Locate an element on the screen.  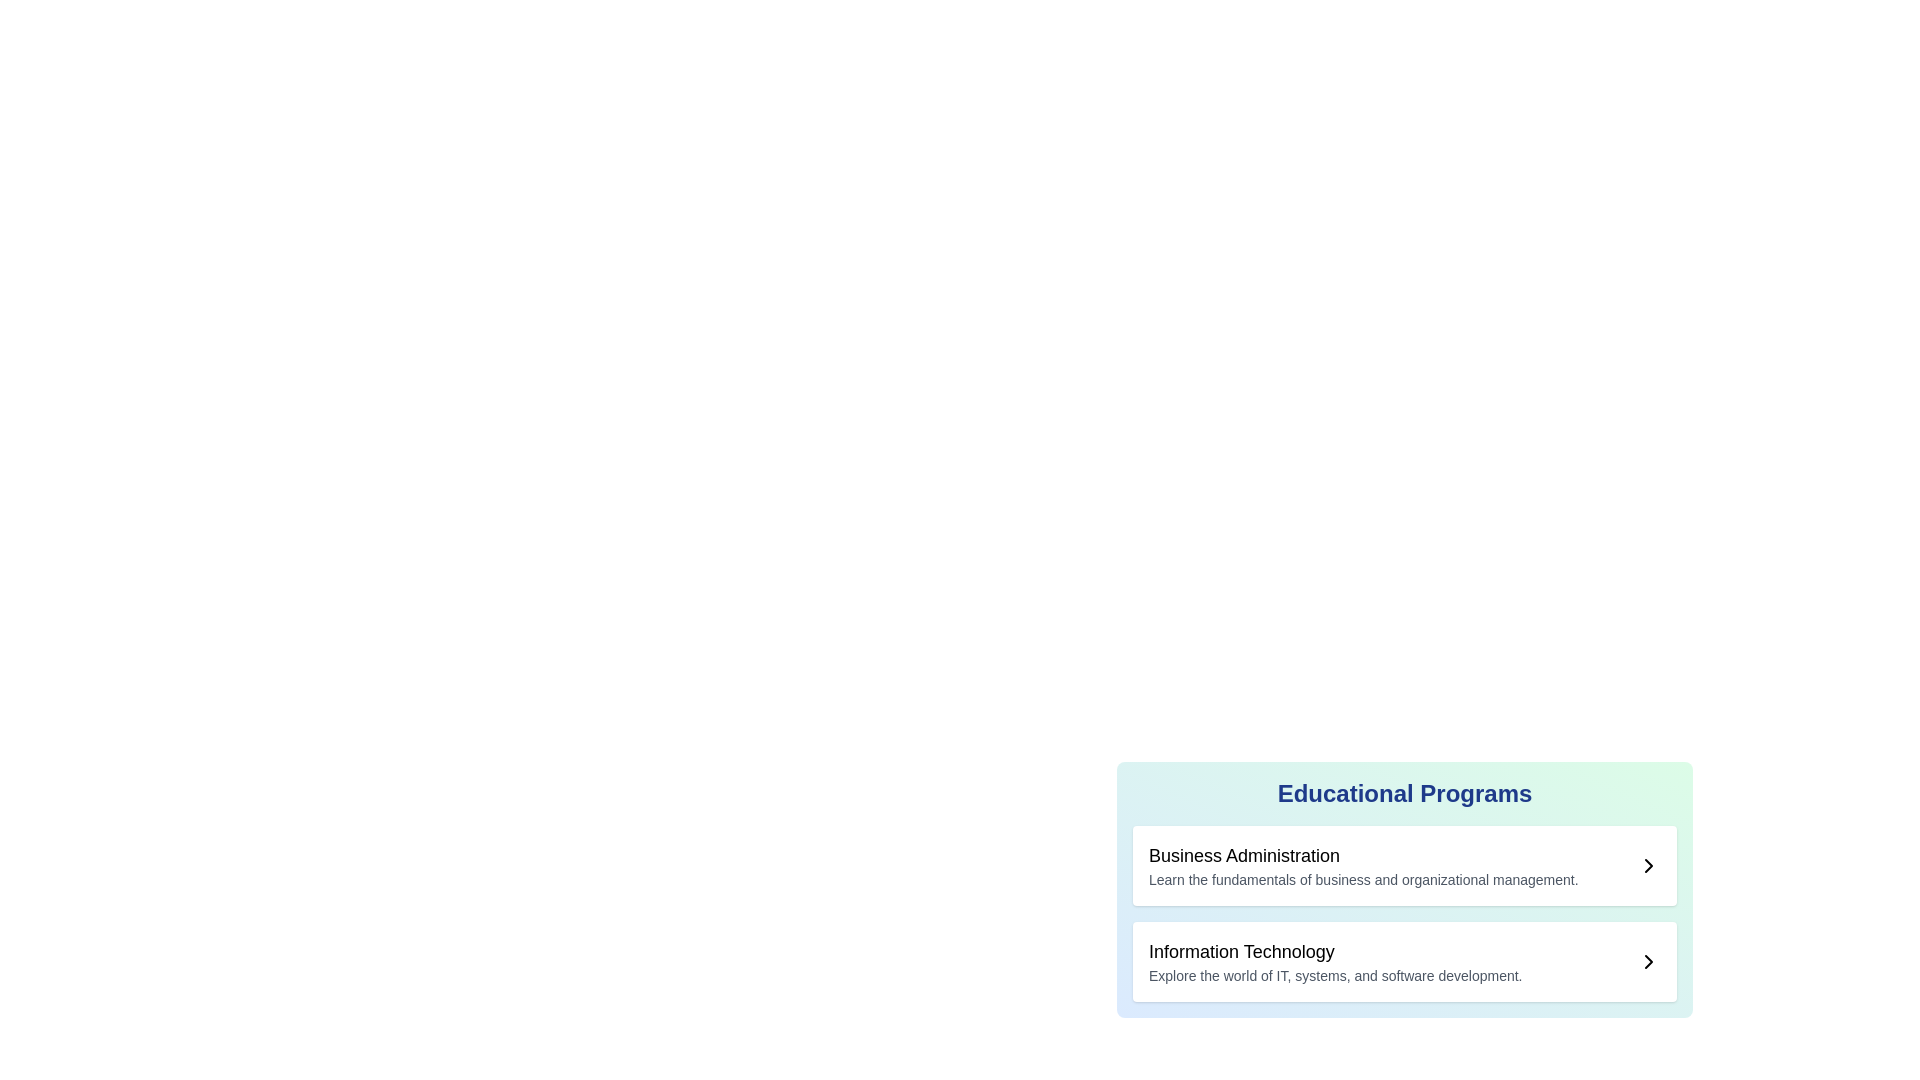
the rightward pointing chevron icon located in the bottom-right corner adjacent to the 'Information Technology' section is located at coordinates (1649, 960).